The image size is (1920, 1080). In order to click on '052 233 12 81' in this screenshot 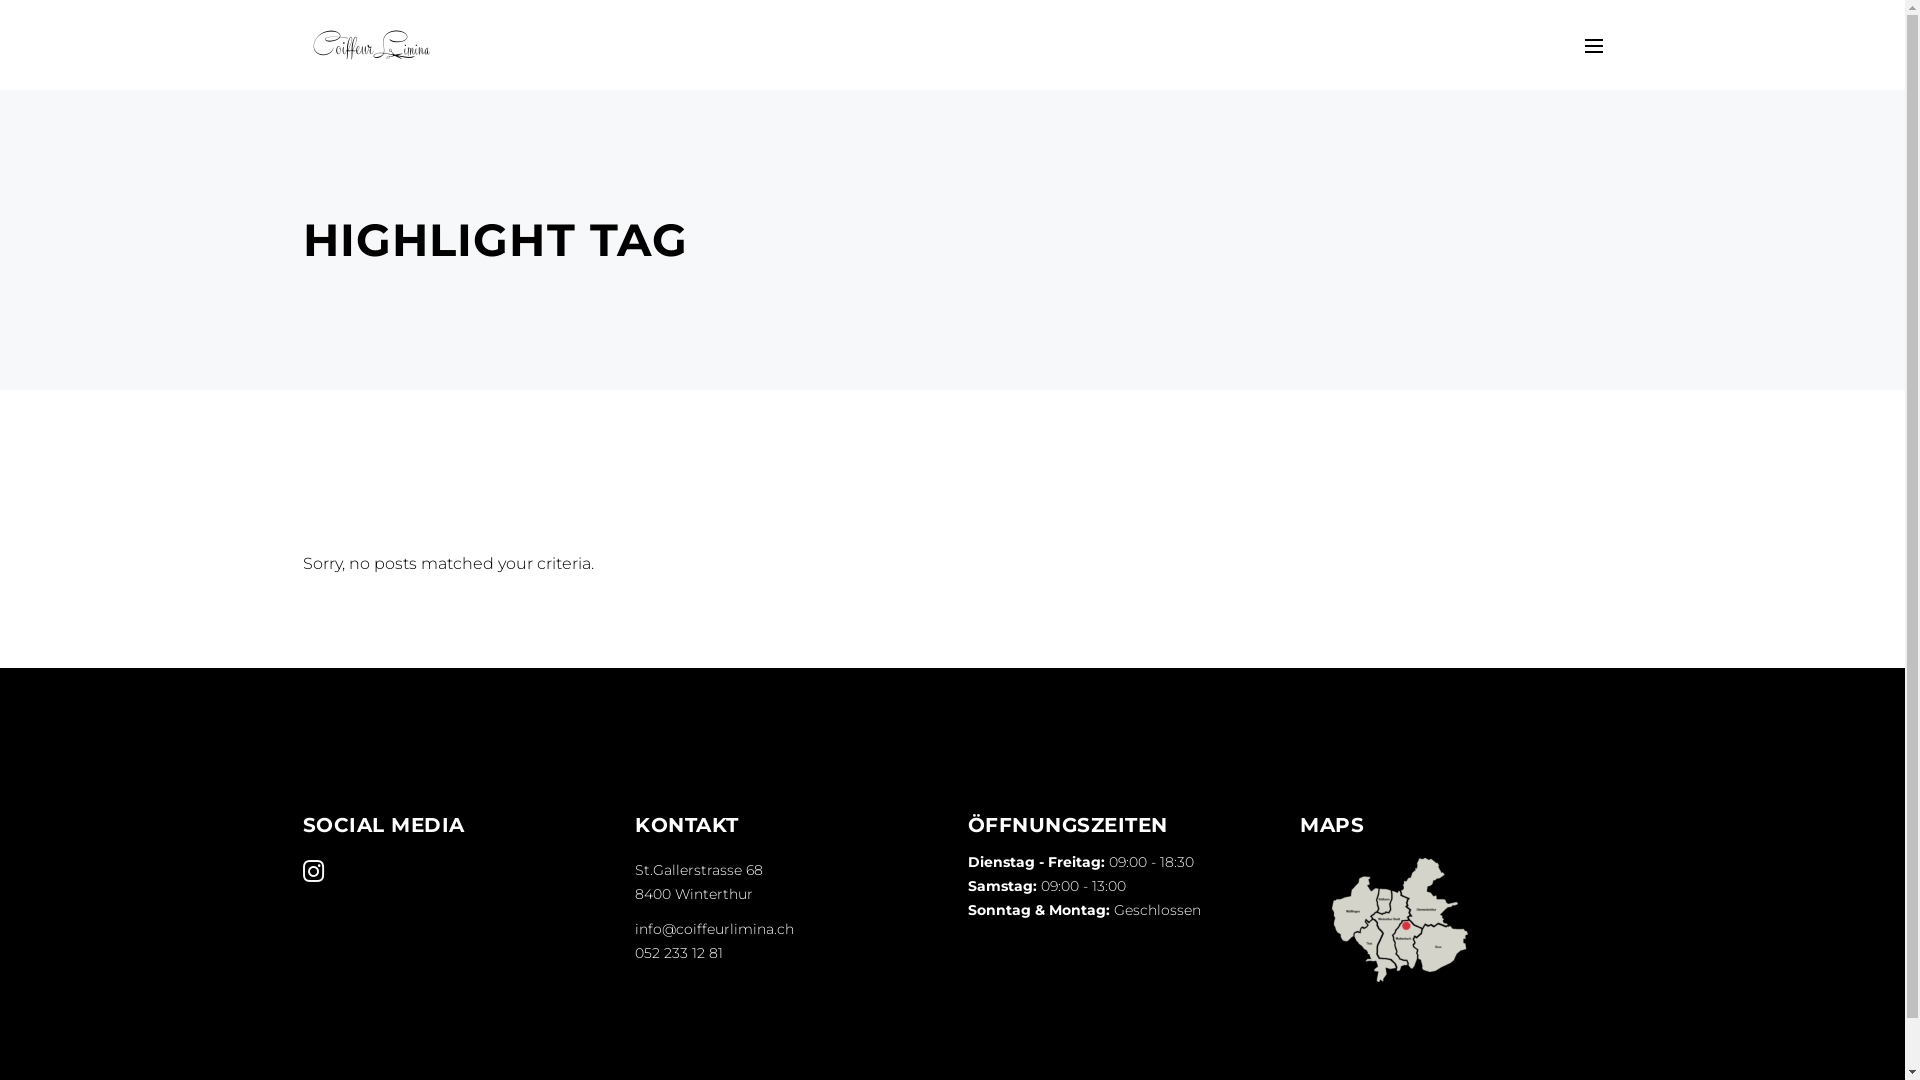, I will do `click(633, 951)`.